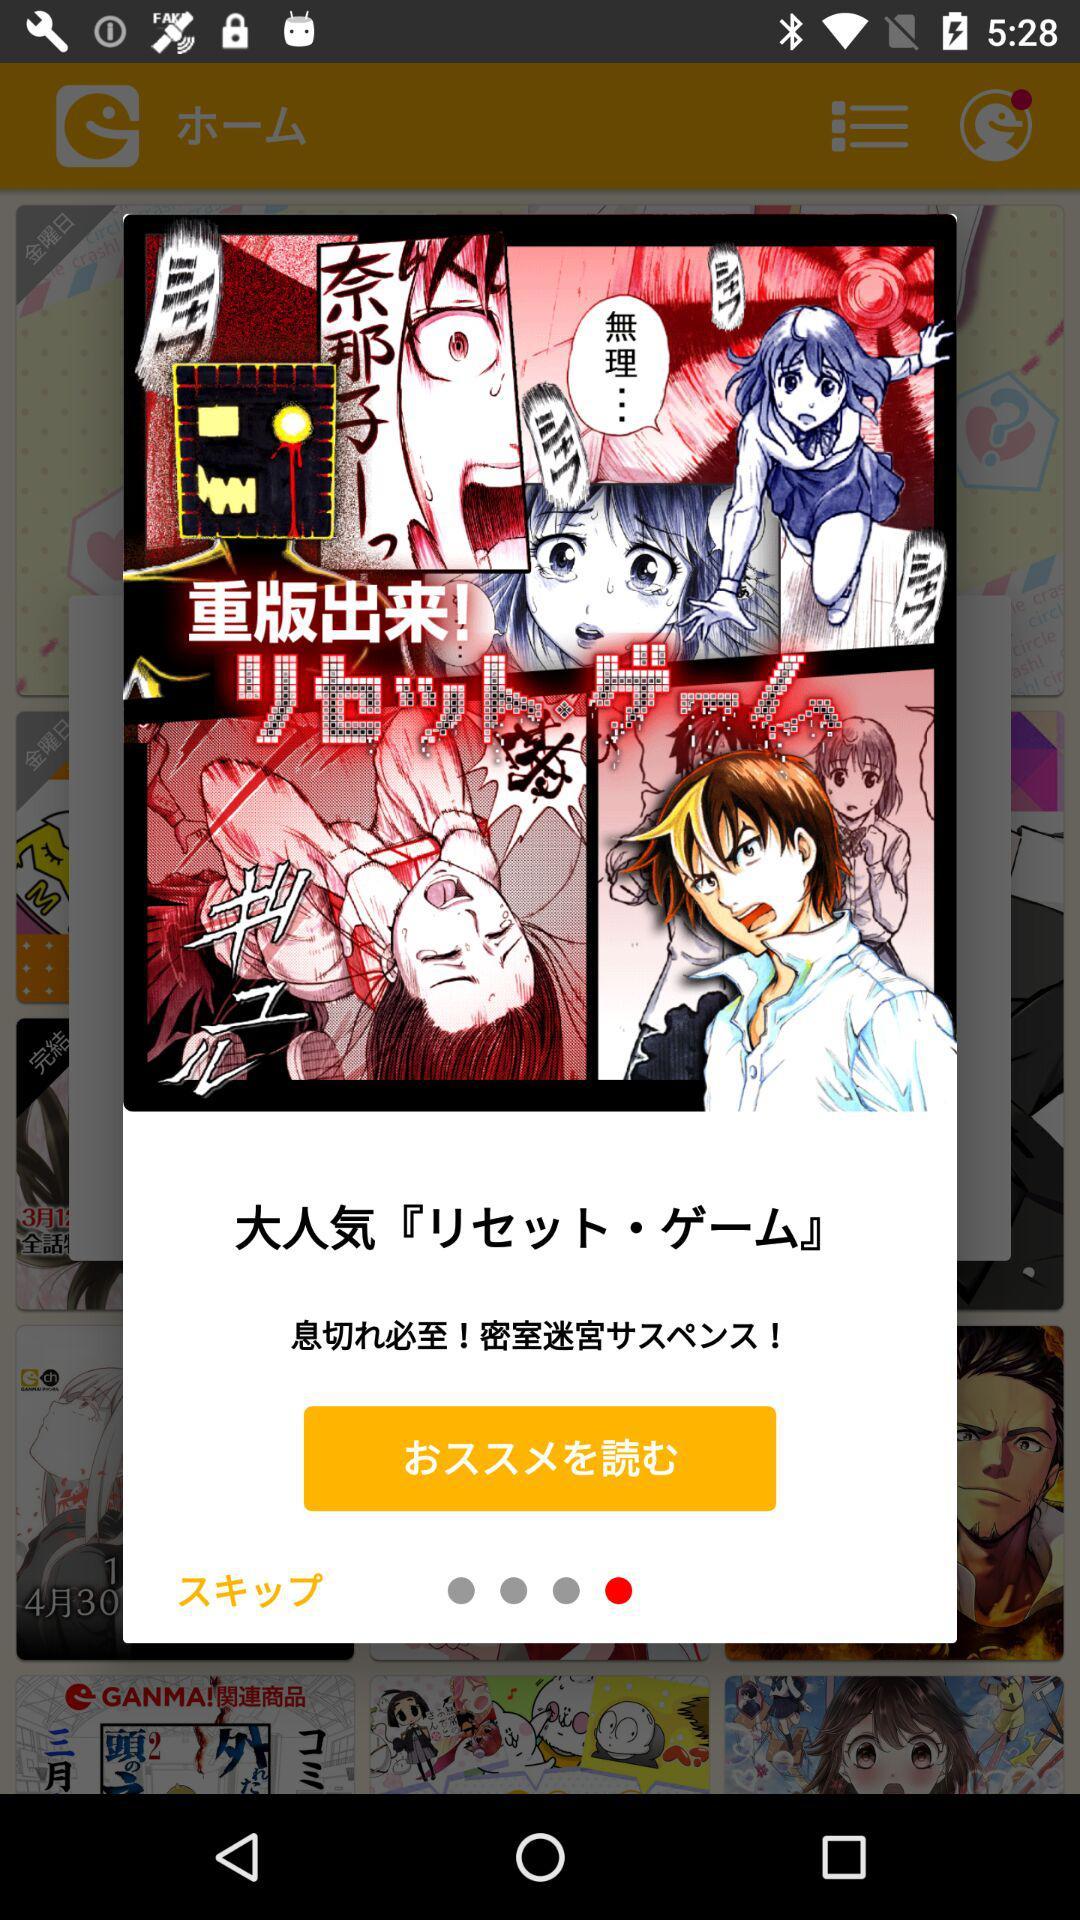  I want to click on screen 1, so click(461, 1589).